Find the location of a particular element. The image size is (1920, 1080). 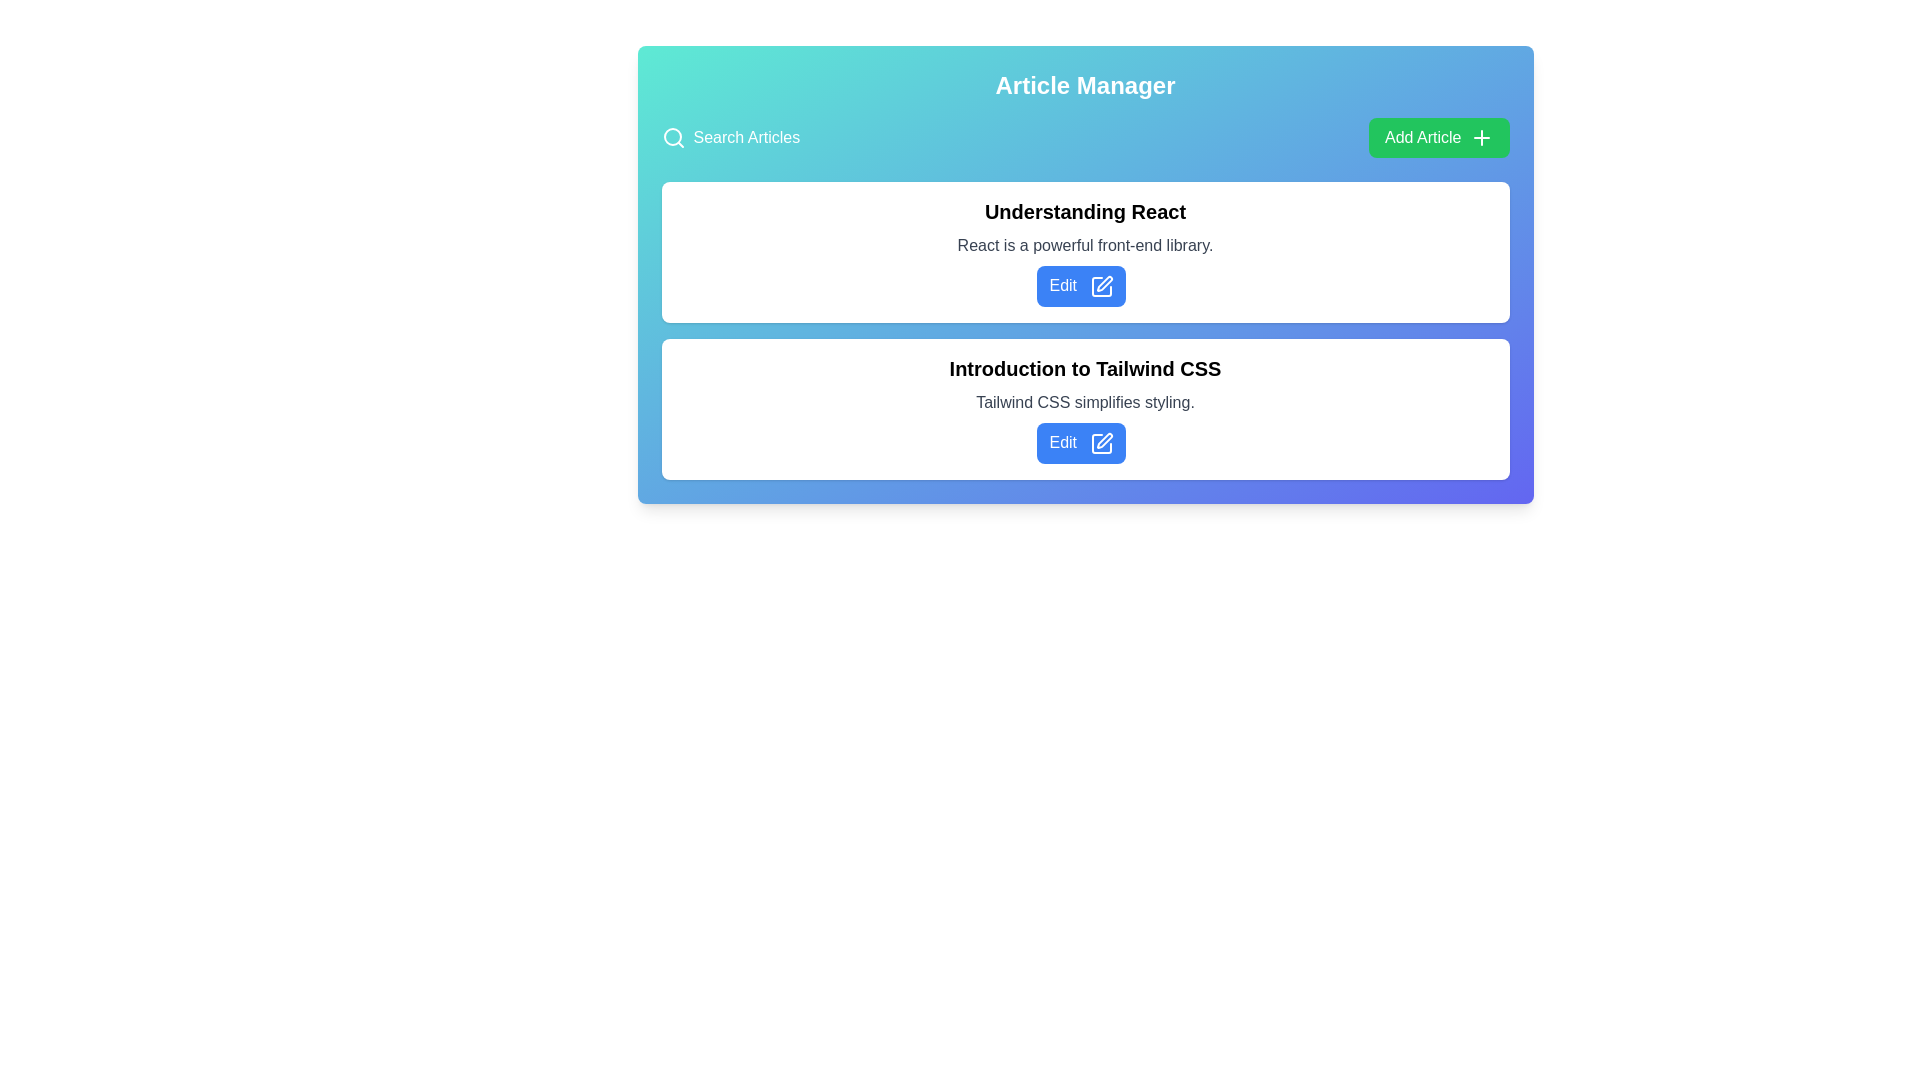

the informational text element that provides a brief explanation about Tailwind CSS, located below the title 'Introduction to Tailwind CSS' and above the 'Edit' button is located at coordinates (1084, 402).